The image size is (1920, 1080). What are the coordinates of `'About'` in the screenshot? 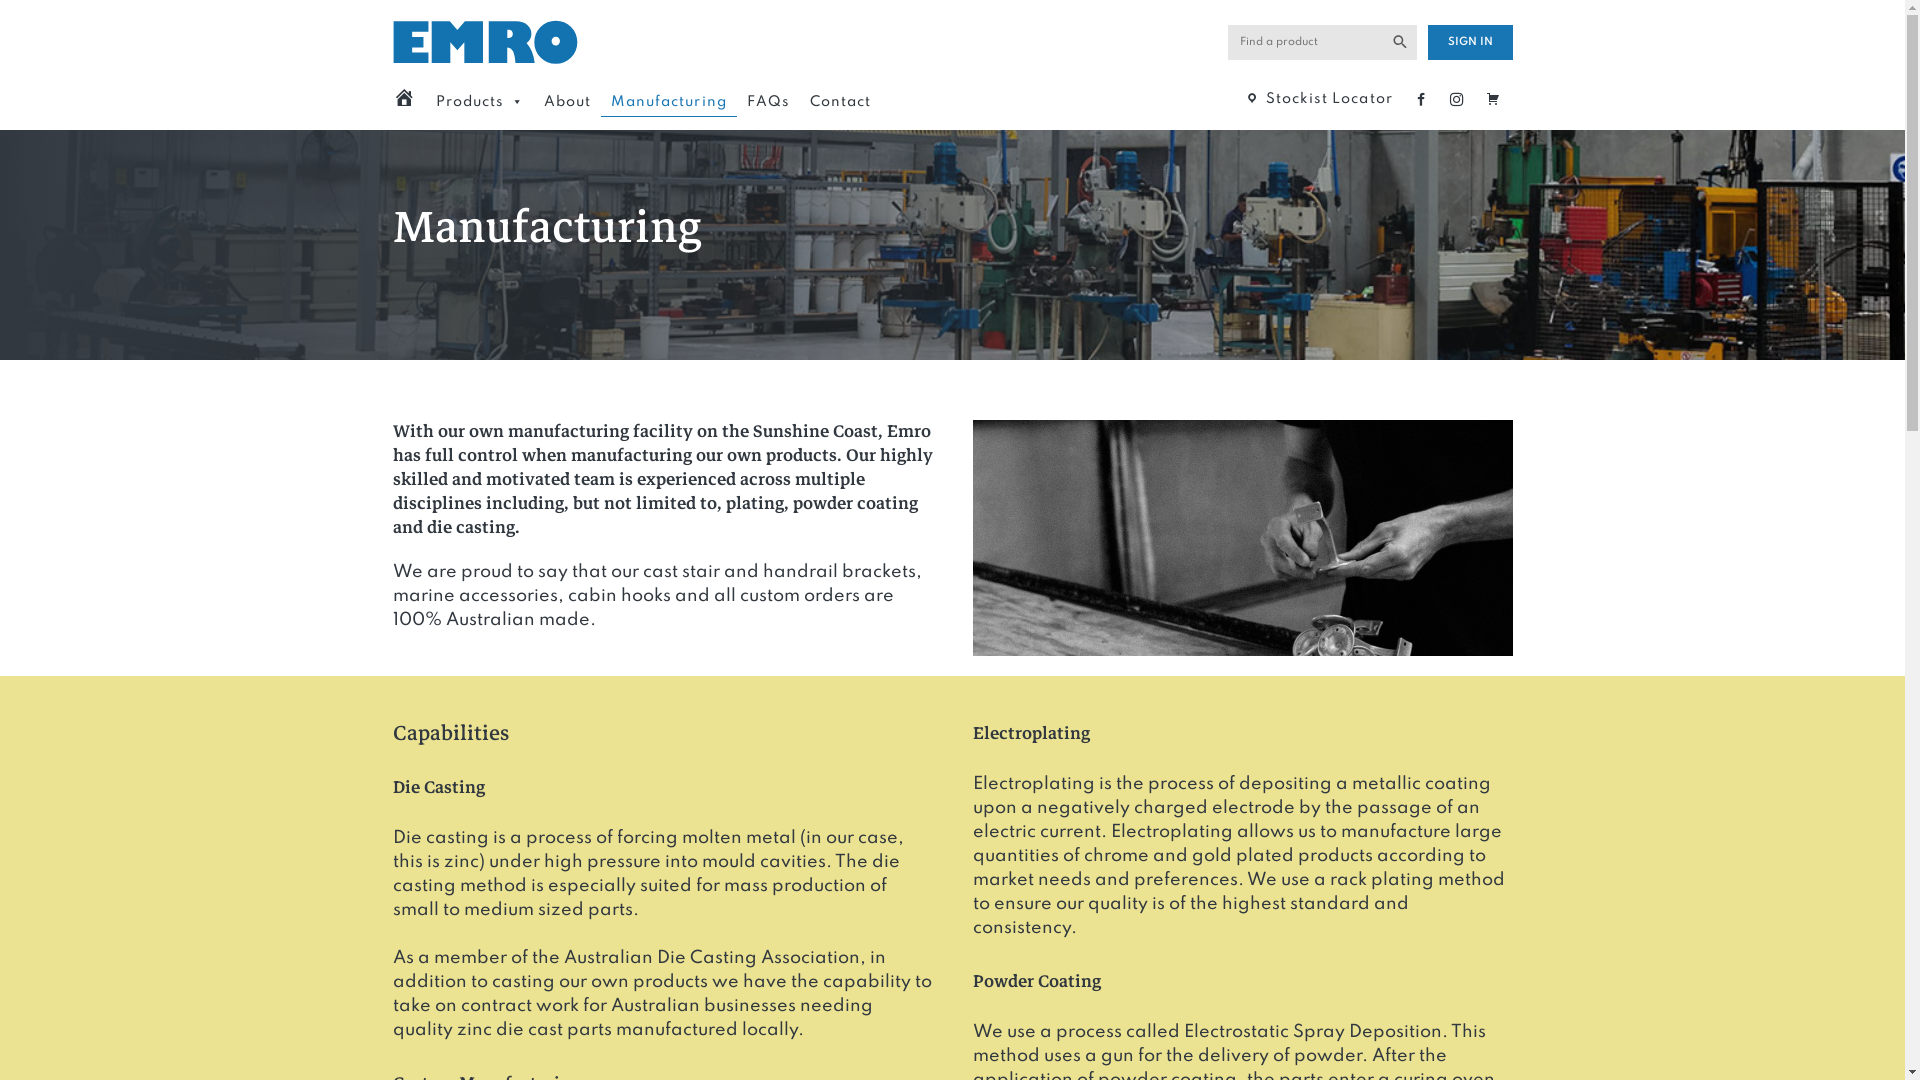 It's located at (566, 101).